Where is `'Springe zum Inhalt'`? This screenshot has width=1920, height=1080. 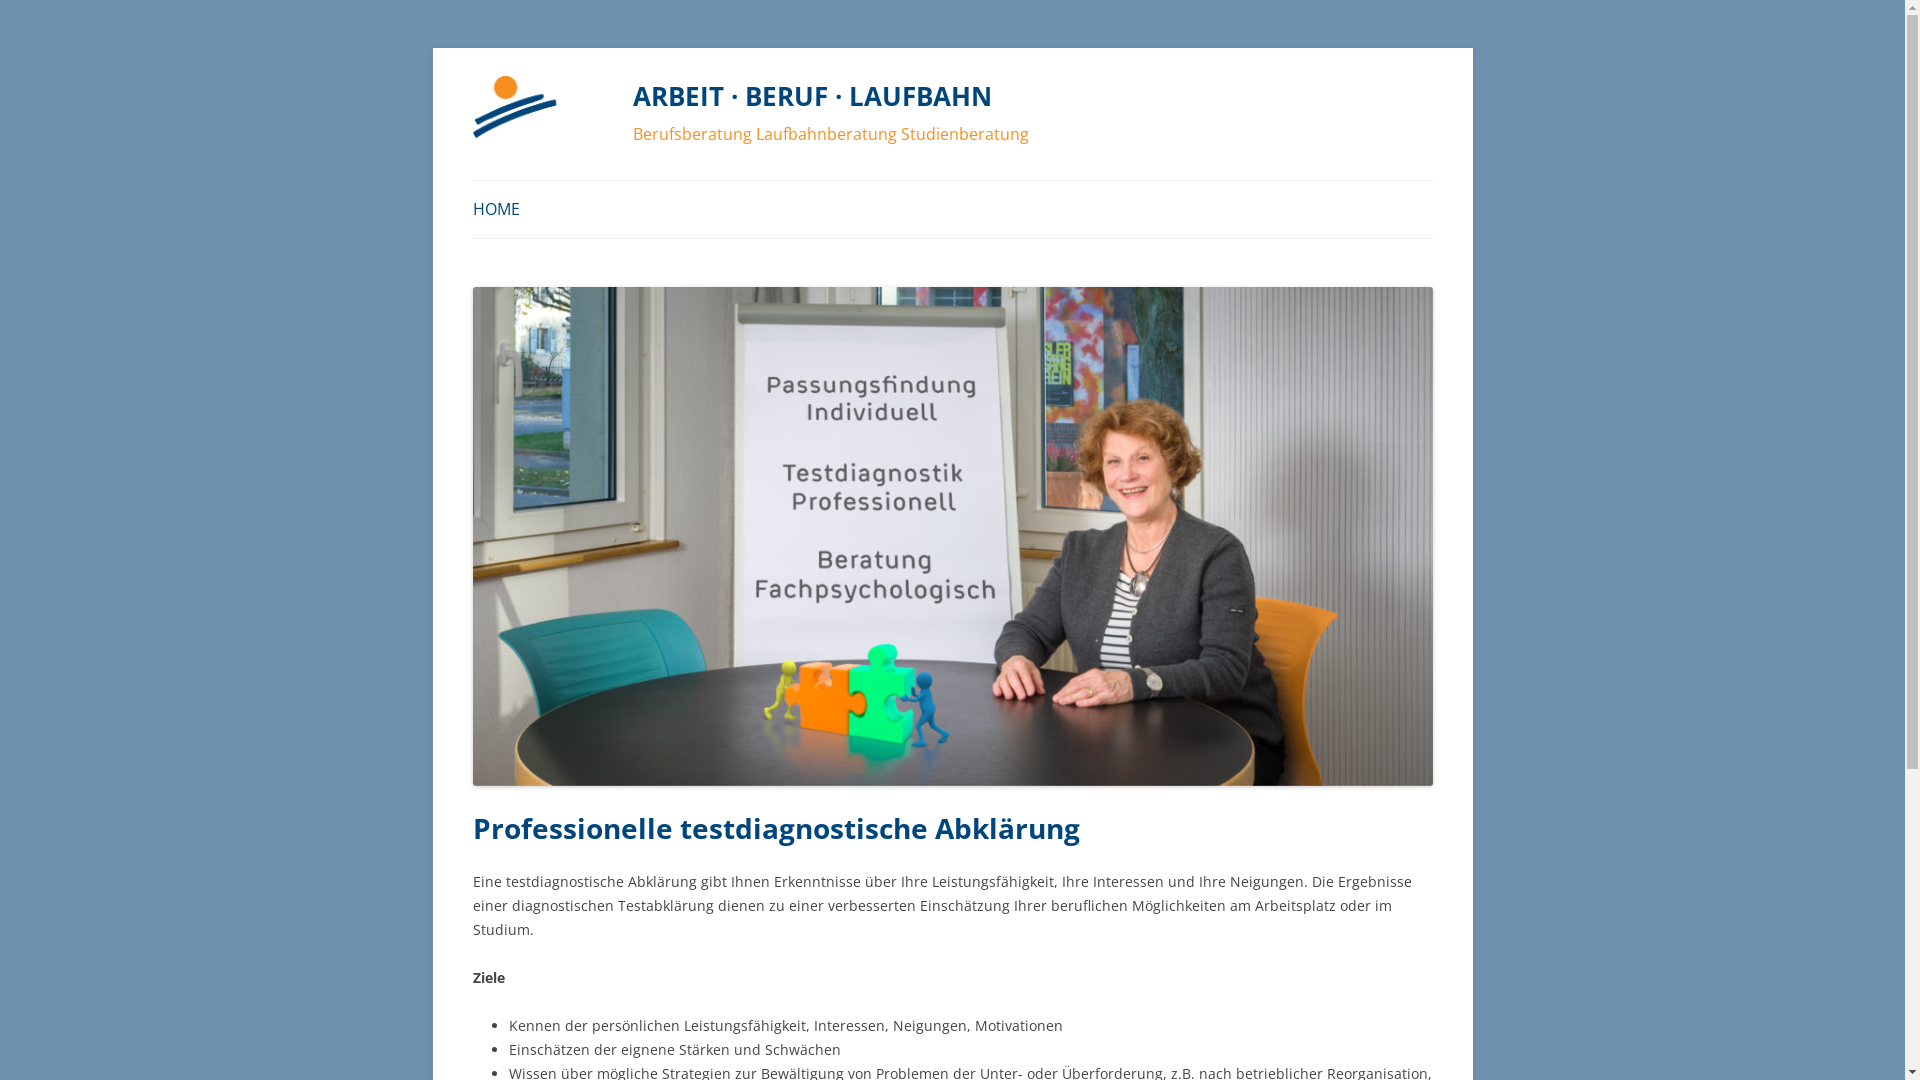
'Springe zum Inhalt' is located at coordinates (1229, 96).